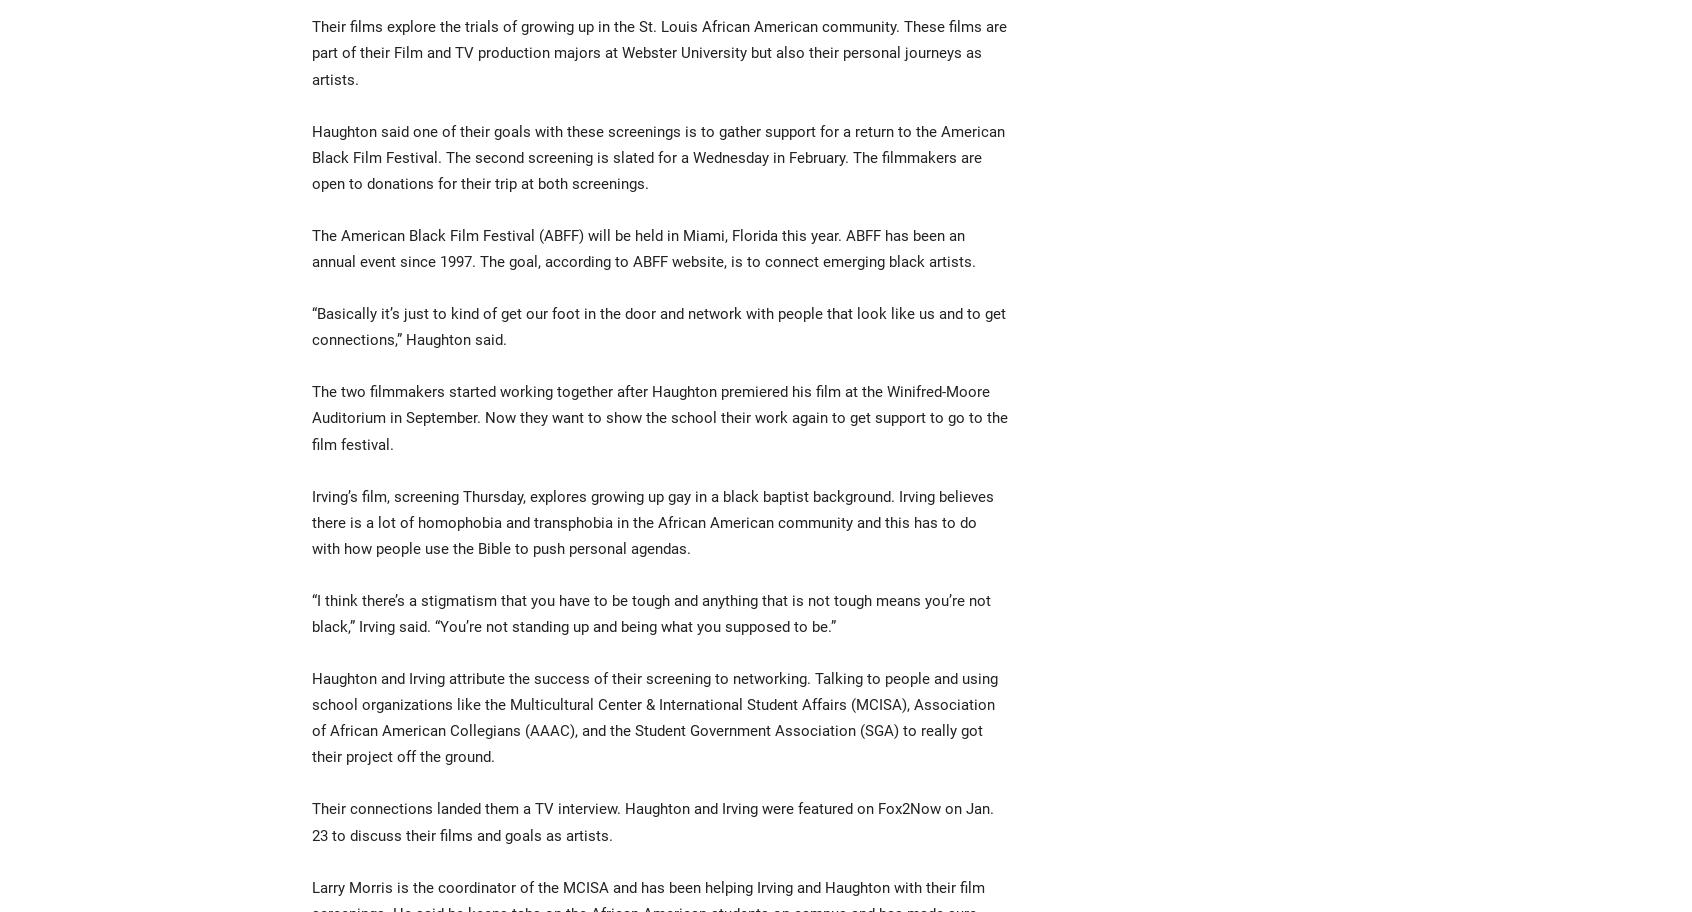 The image size is (1692, 912). Describe the element at coordinates (643, 248) in the screenshot. I see `'The American Black Film Festival (ABFF) will be held in Miami, Florida this year. ABFF has been an annual event since 1997. The goal, according to ABFF website, is to connect emerging black artists.'` at that location.